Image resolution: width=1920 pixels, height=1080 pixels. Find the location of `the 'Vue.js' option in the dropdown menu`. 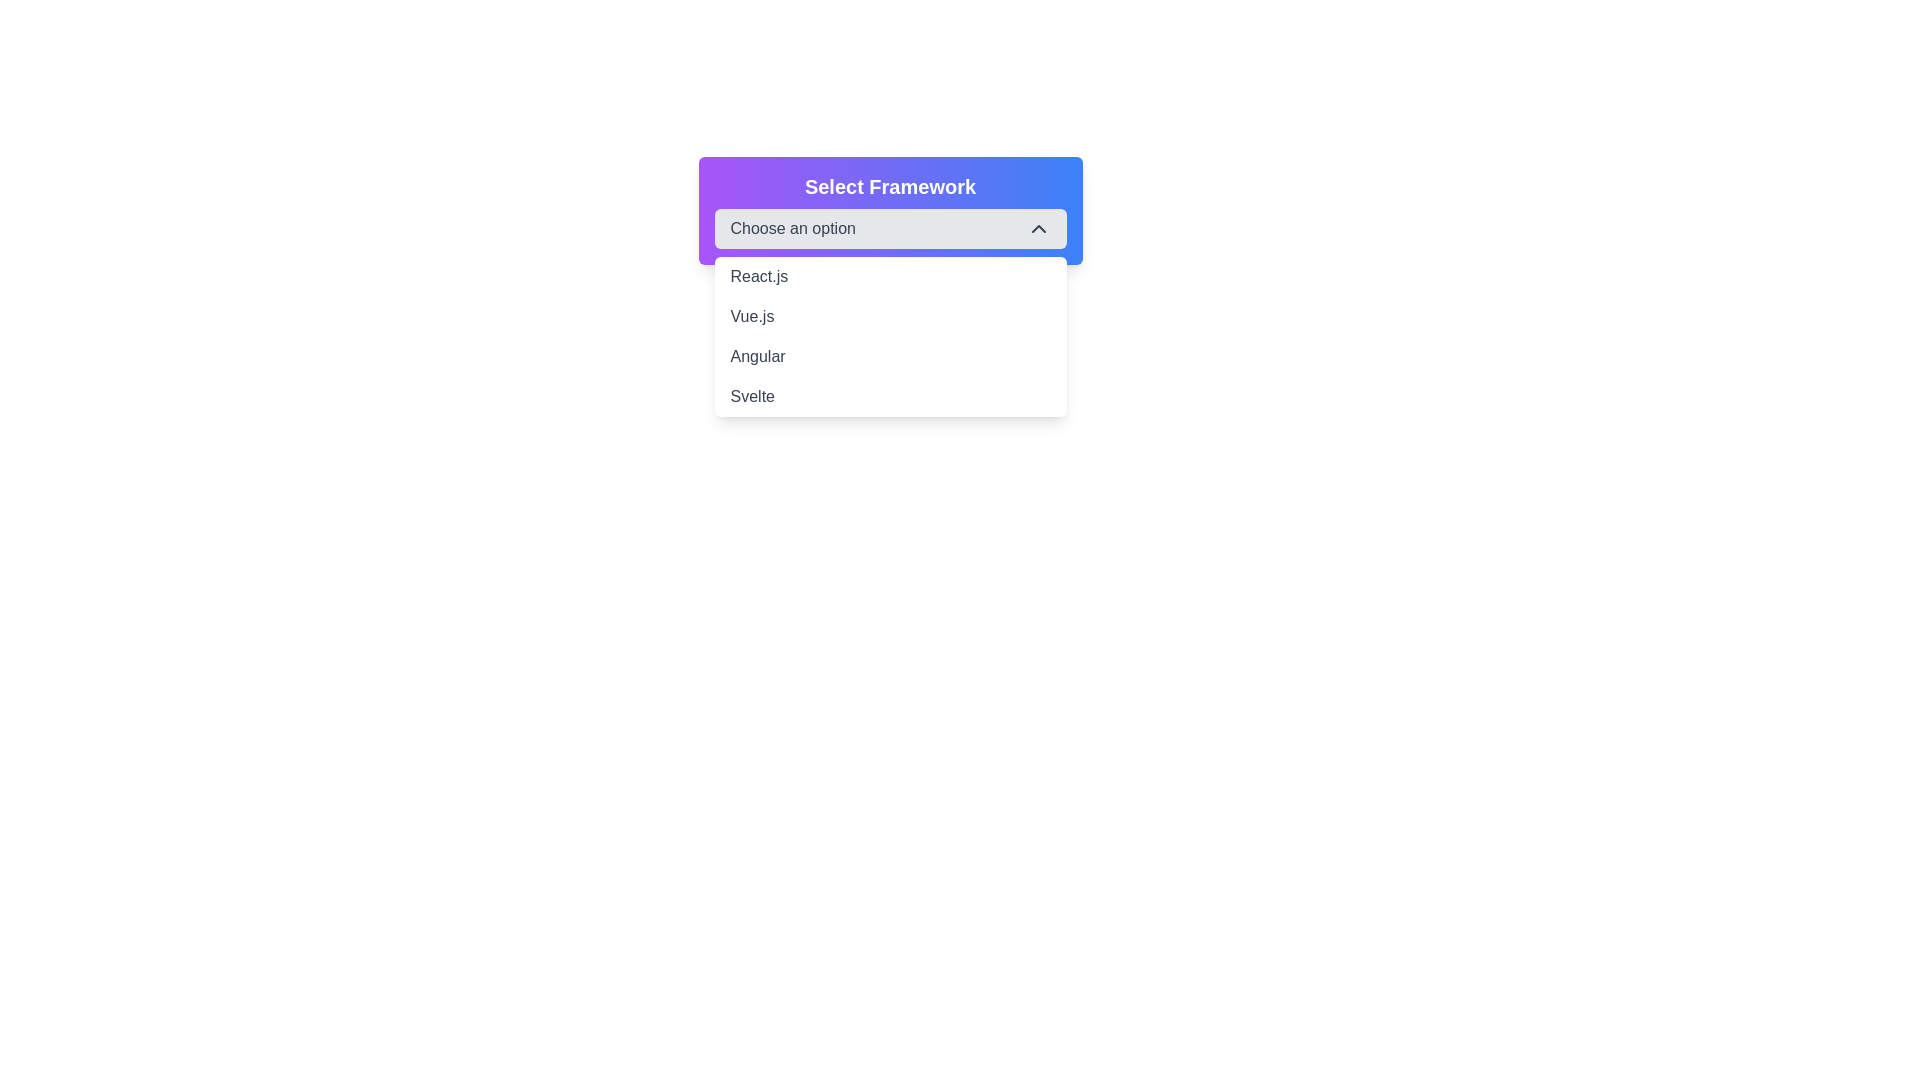

the 'Vue.js' option in the dropdown menu is located at coordinates (751, 315).